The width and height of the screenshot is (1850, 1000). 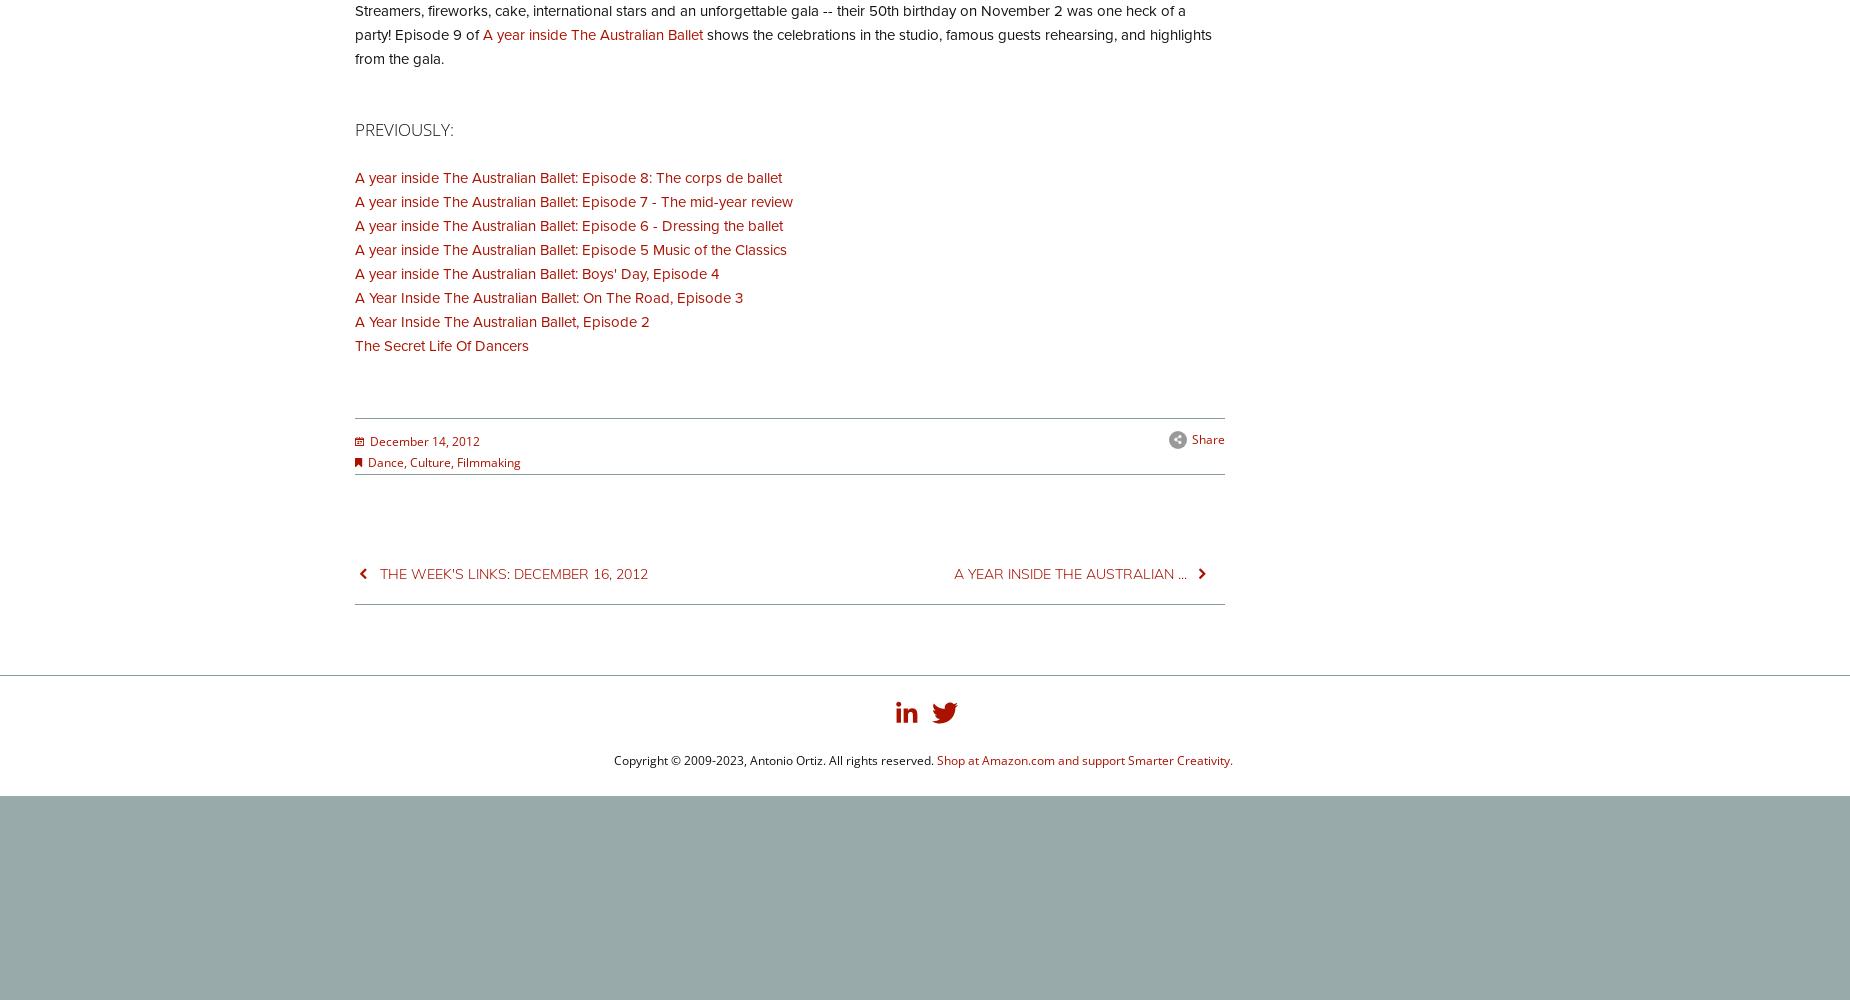 What do you see at coordinates (1085, 760) in the screenshot?
I see `'Shop at Amazon.com and support Smarter Creativity.'` at bounding box center [1085, 760].